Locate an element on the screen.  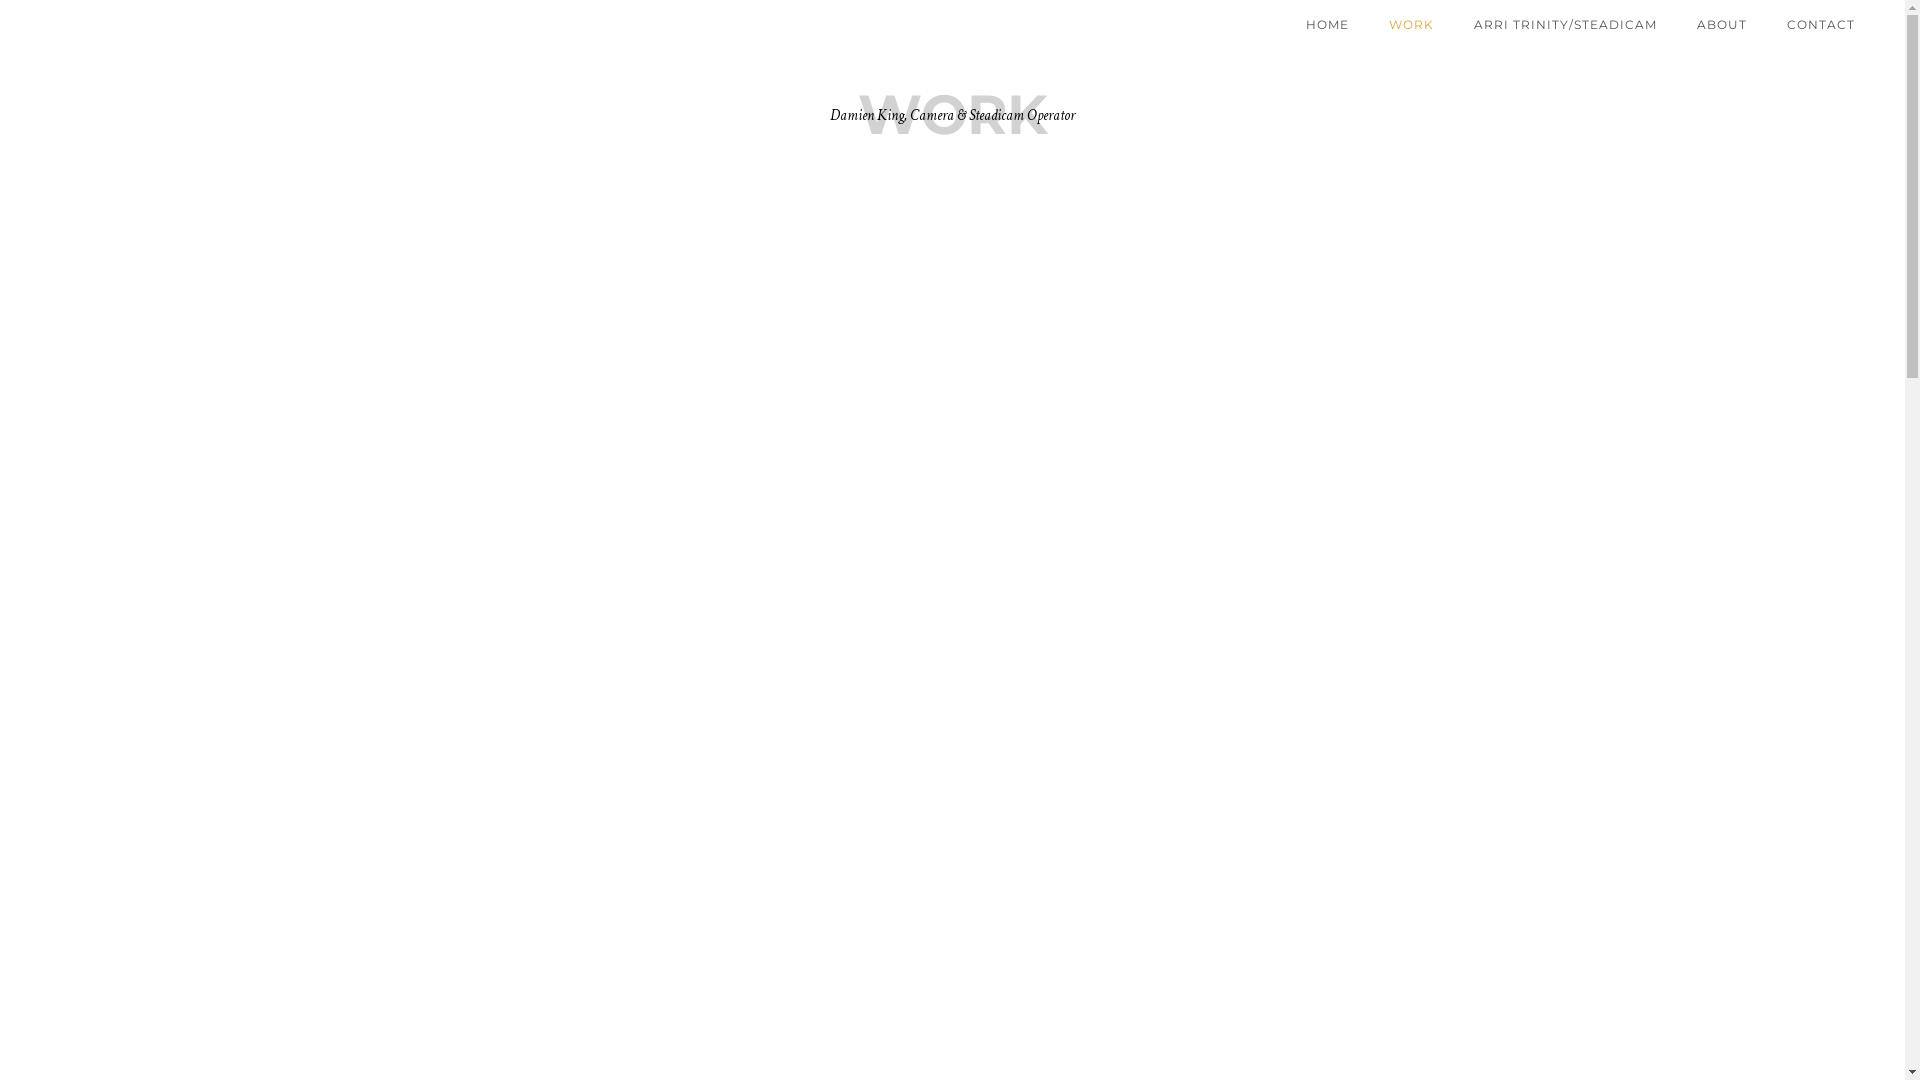
'WORK' is located at coordinates (1410, 24).